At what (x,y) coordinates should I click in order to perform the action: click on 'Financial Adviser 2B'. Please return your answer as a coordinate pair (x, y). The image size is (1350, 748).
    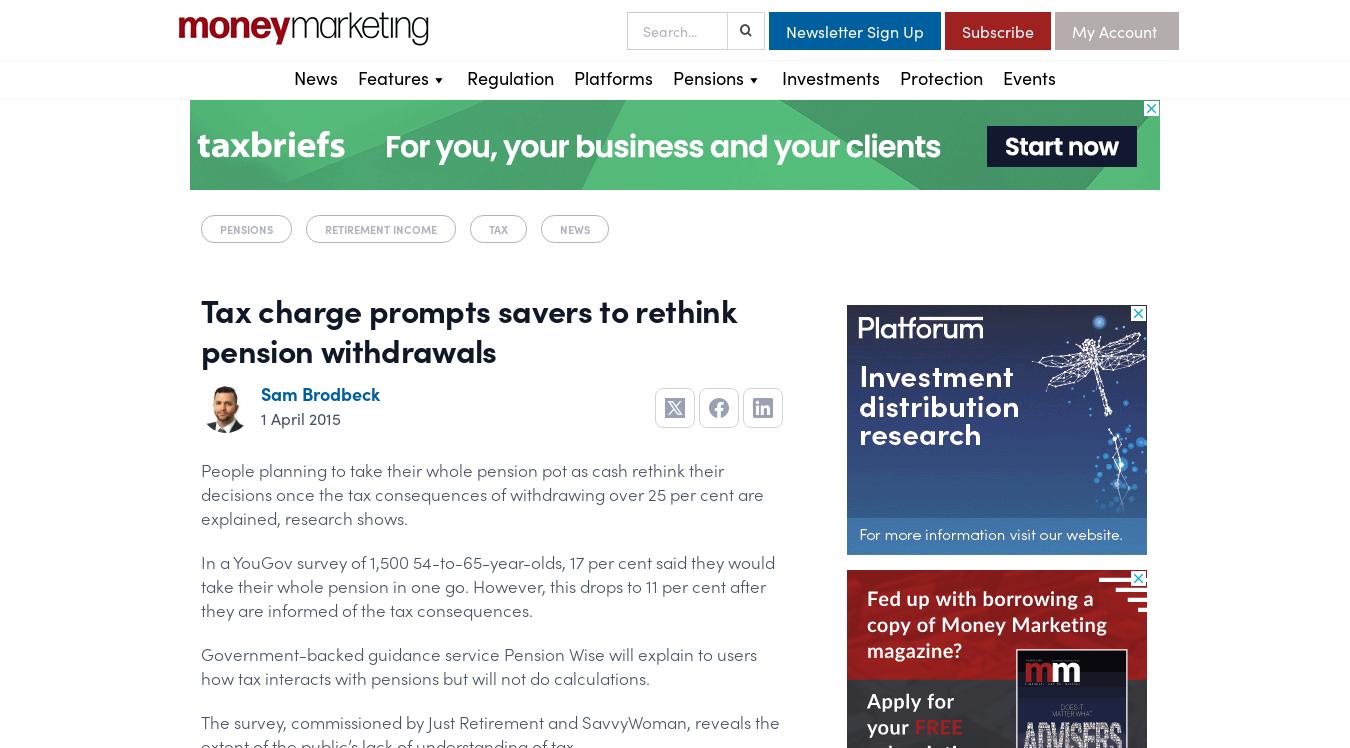
    Looking at the image, I should click on (431, 284).